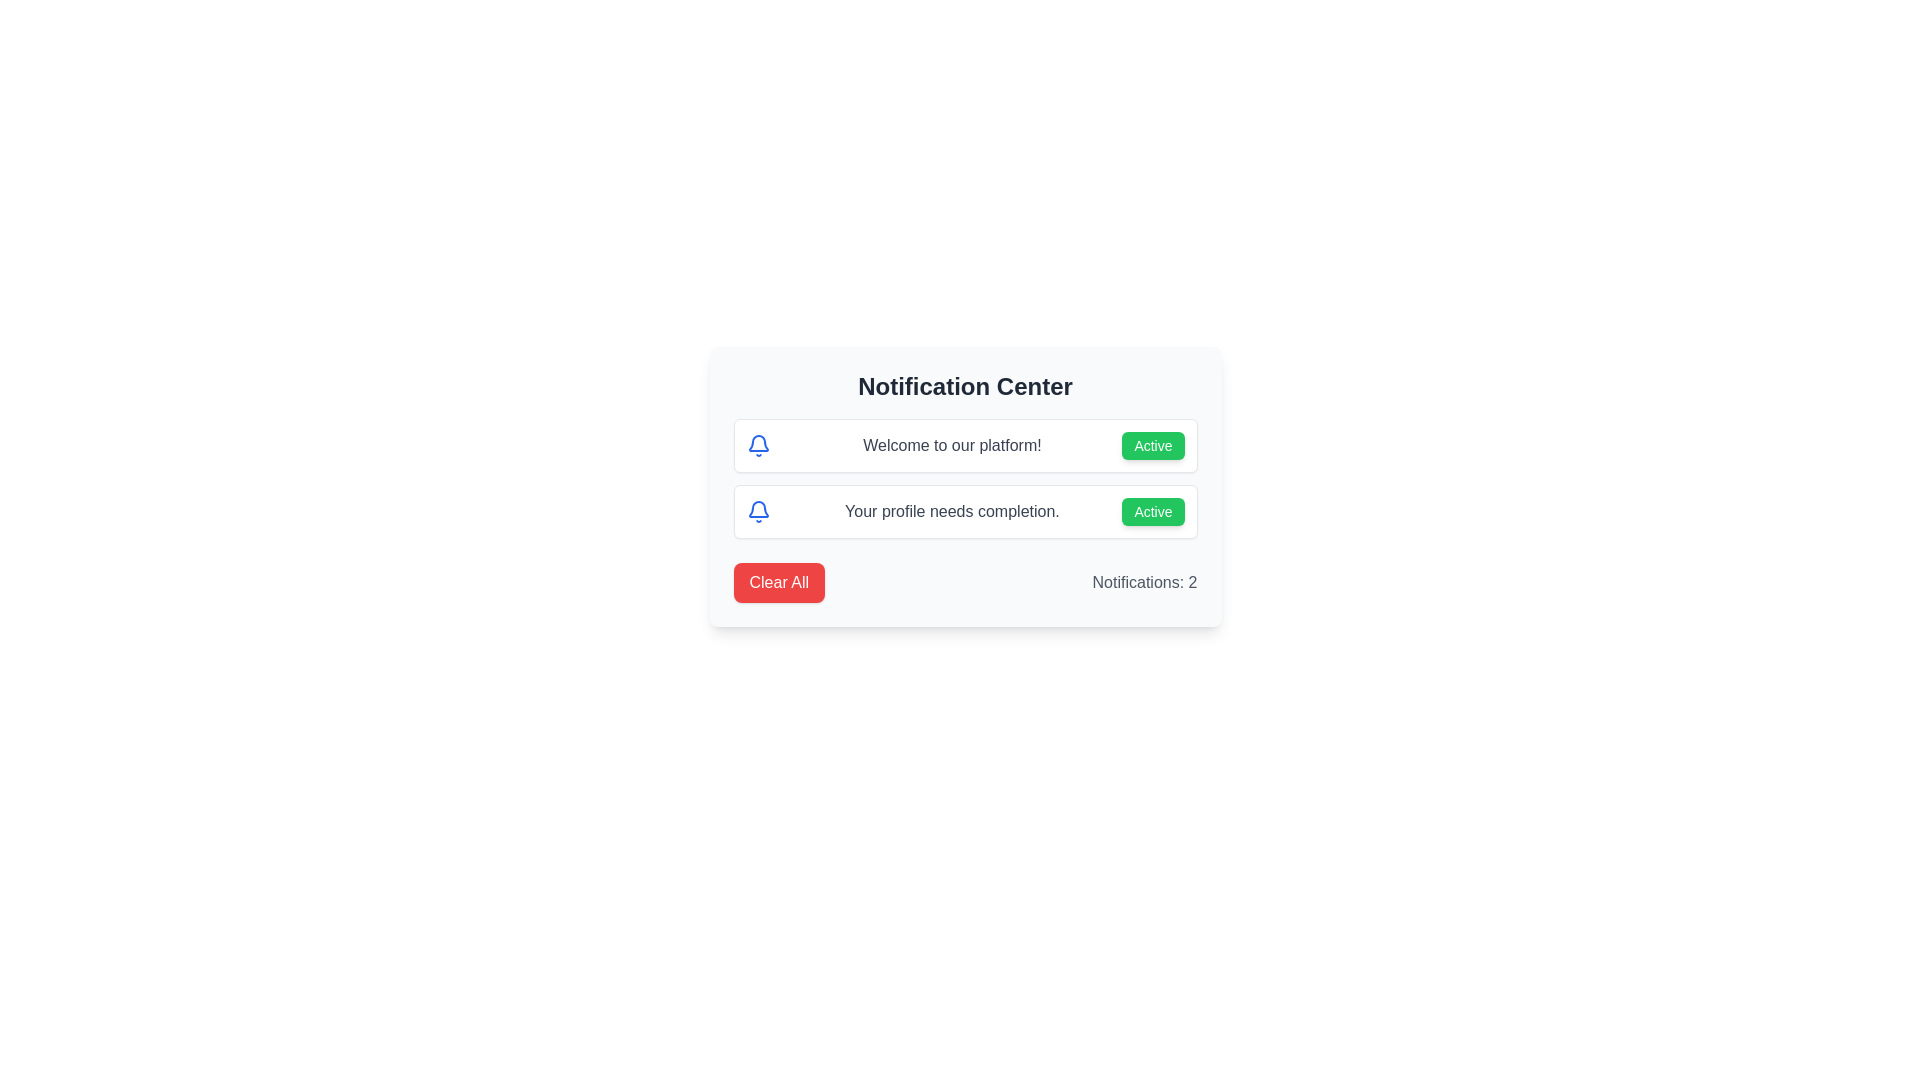 The image size is (1920, 1080). What do you see at coordinates (951, 445) in the screenshot?
I see `the text label that reads 'Welcome to our platform!' which is displayed in a gray font and located within the notification section, positioned between a bell icon and a green button labeled 'Active'` at bounding box center [951, 445].